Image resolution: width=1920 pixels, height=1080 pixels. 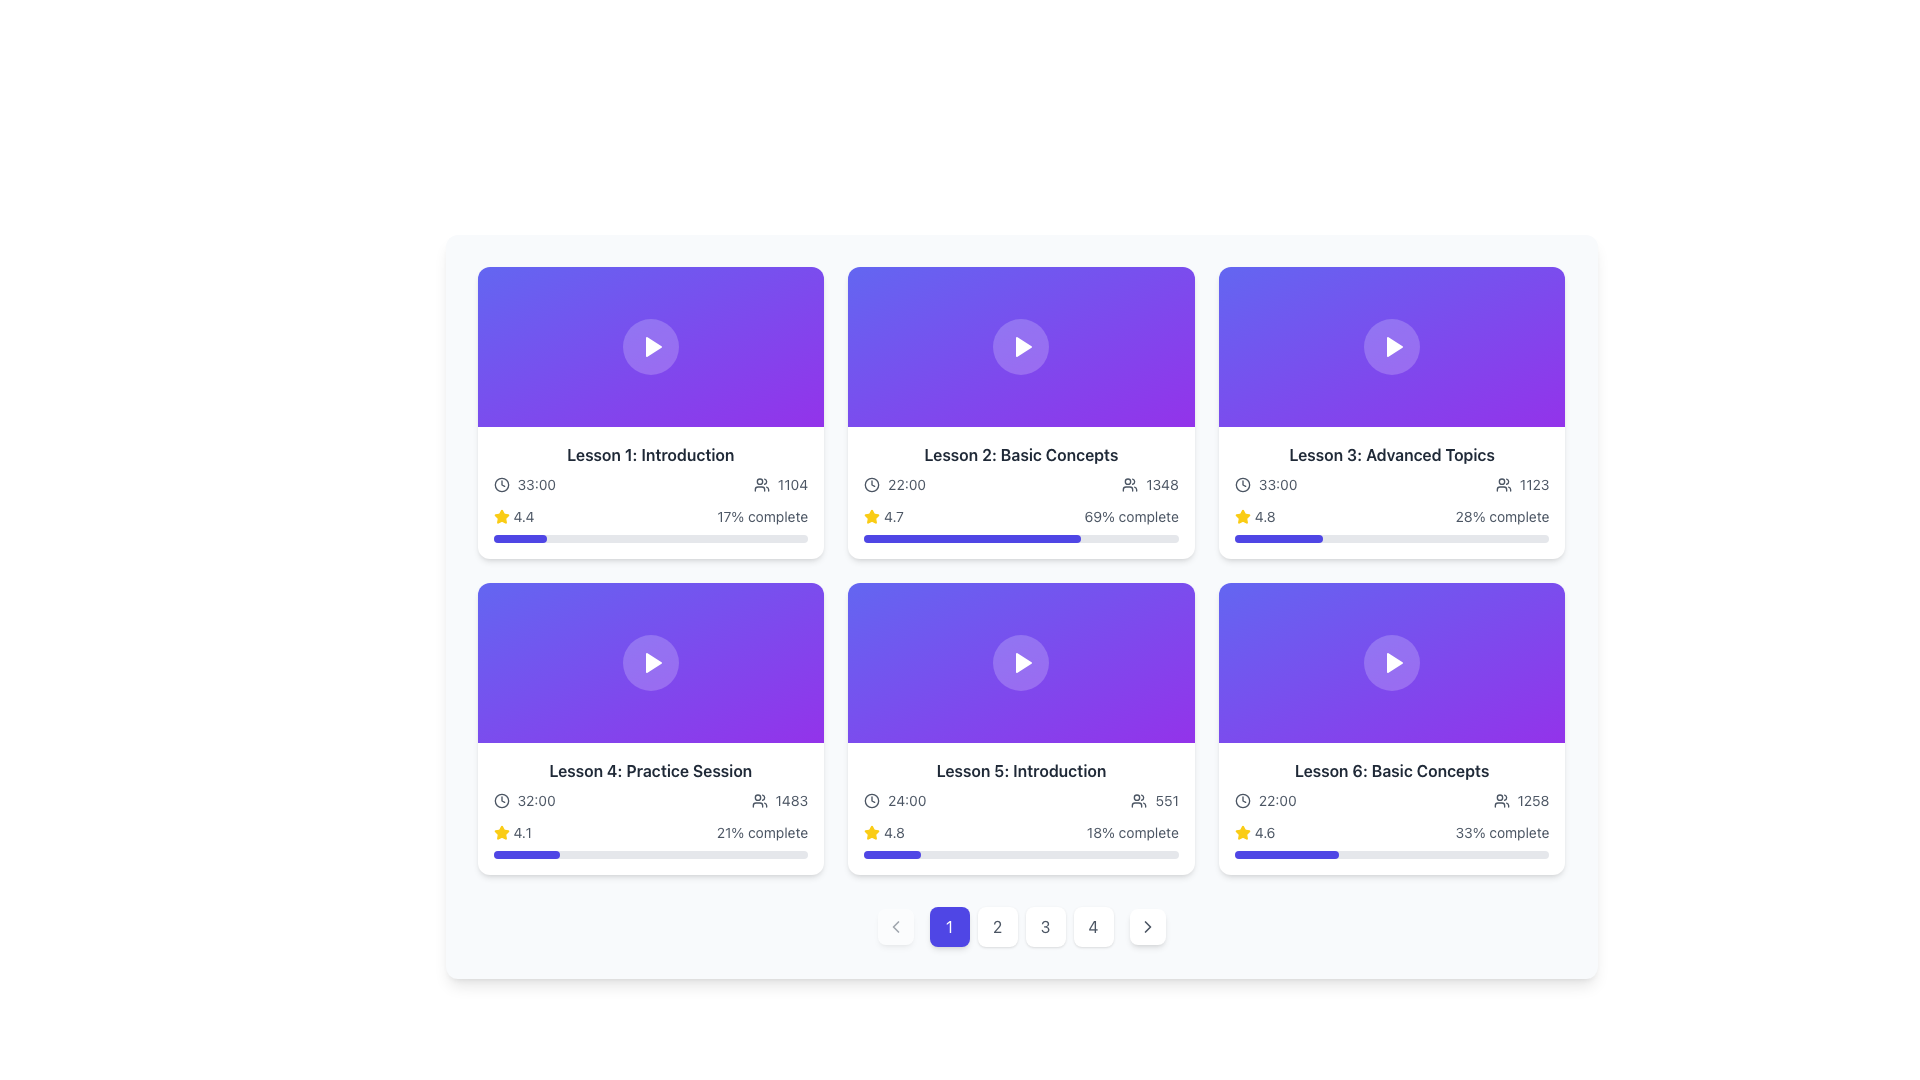 What do you see at coordinates (894, 485) in the screenshot?
I see `the time indicator text element located in the left section of the second row of the grid layout, which is part of the 'Lesson 2: Basic Concepts' card` at bounding box center [894, 485].